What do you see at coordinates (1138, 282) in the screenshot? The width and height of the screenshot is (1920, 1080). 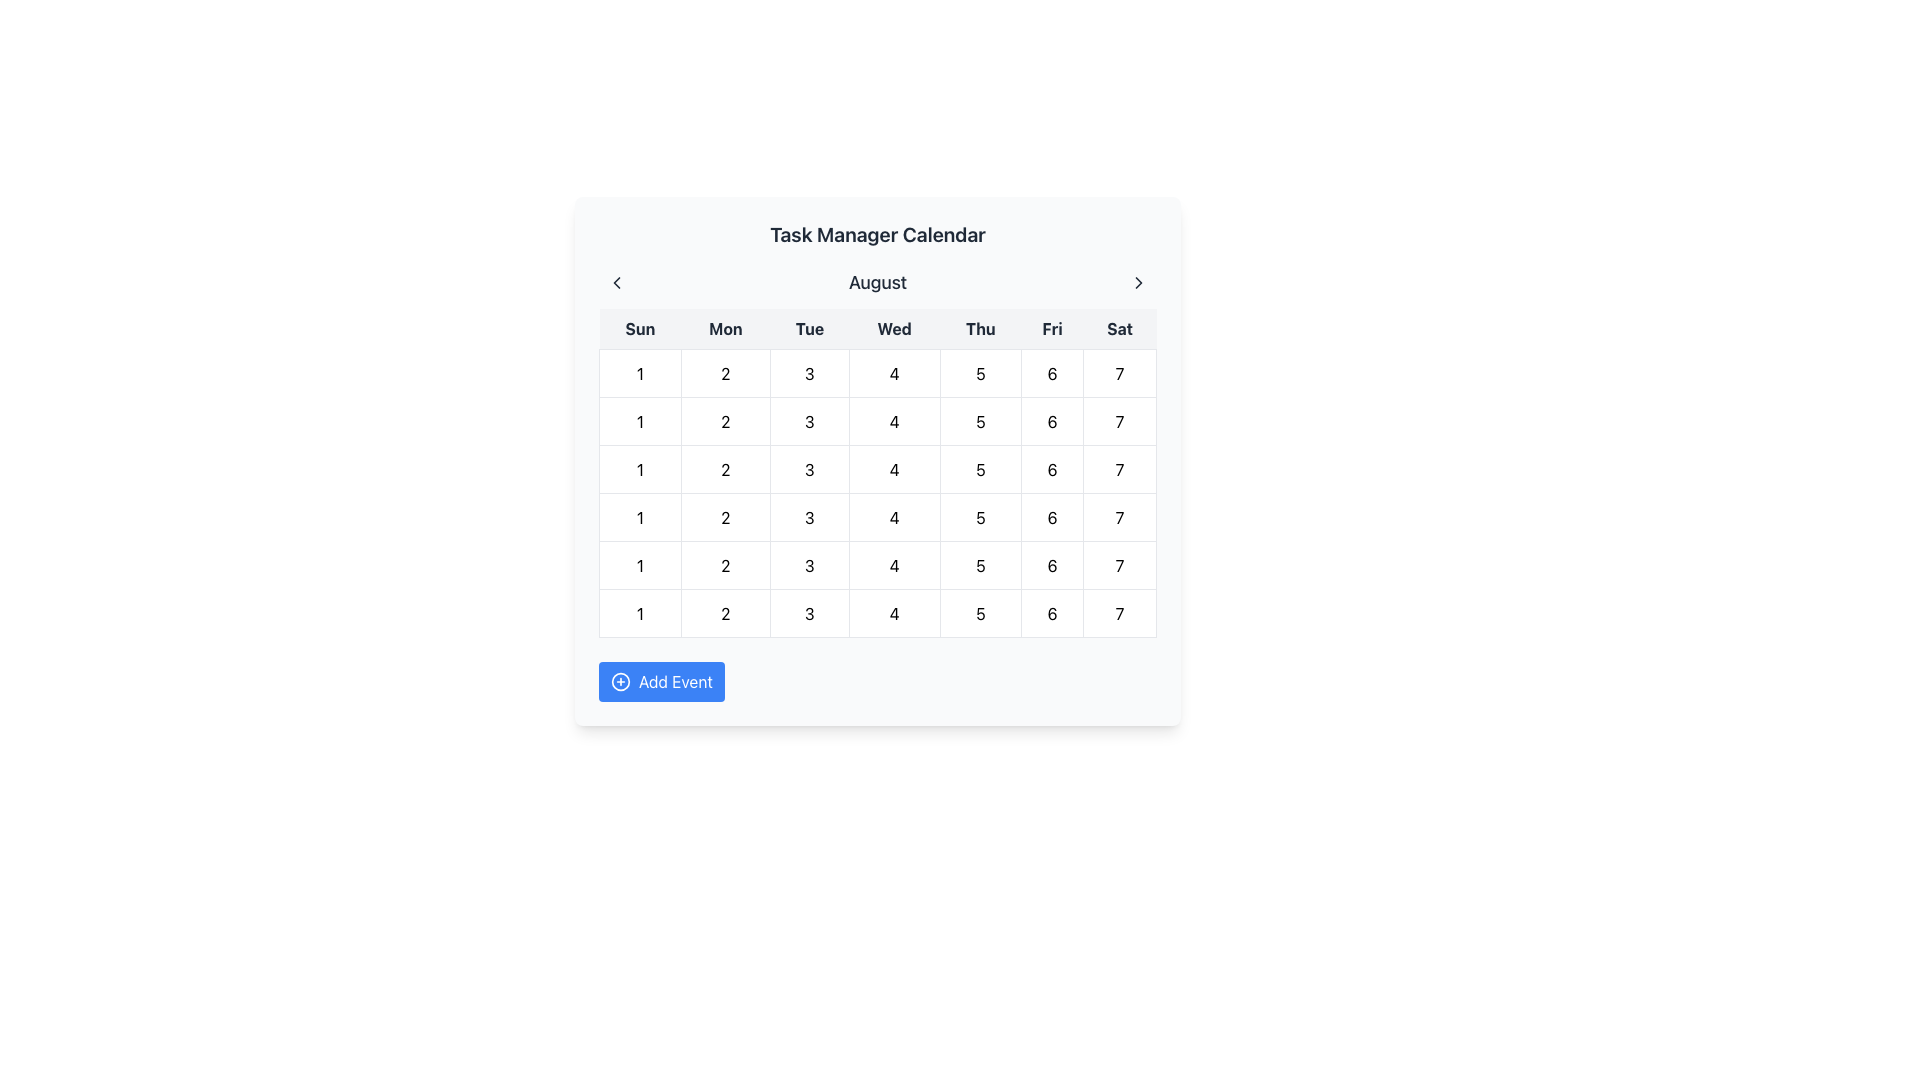 I see `the chevron arrow icon pointing right, located at the top-right of the calendar header next to the month name 'August'` at bounding box center [1138, 282].